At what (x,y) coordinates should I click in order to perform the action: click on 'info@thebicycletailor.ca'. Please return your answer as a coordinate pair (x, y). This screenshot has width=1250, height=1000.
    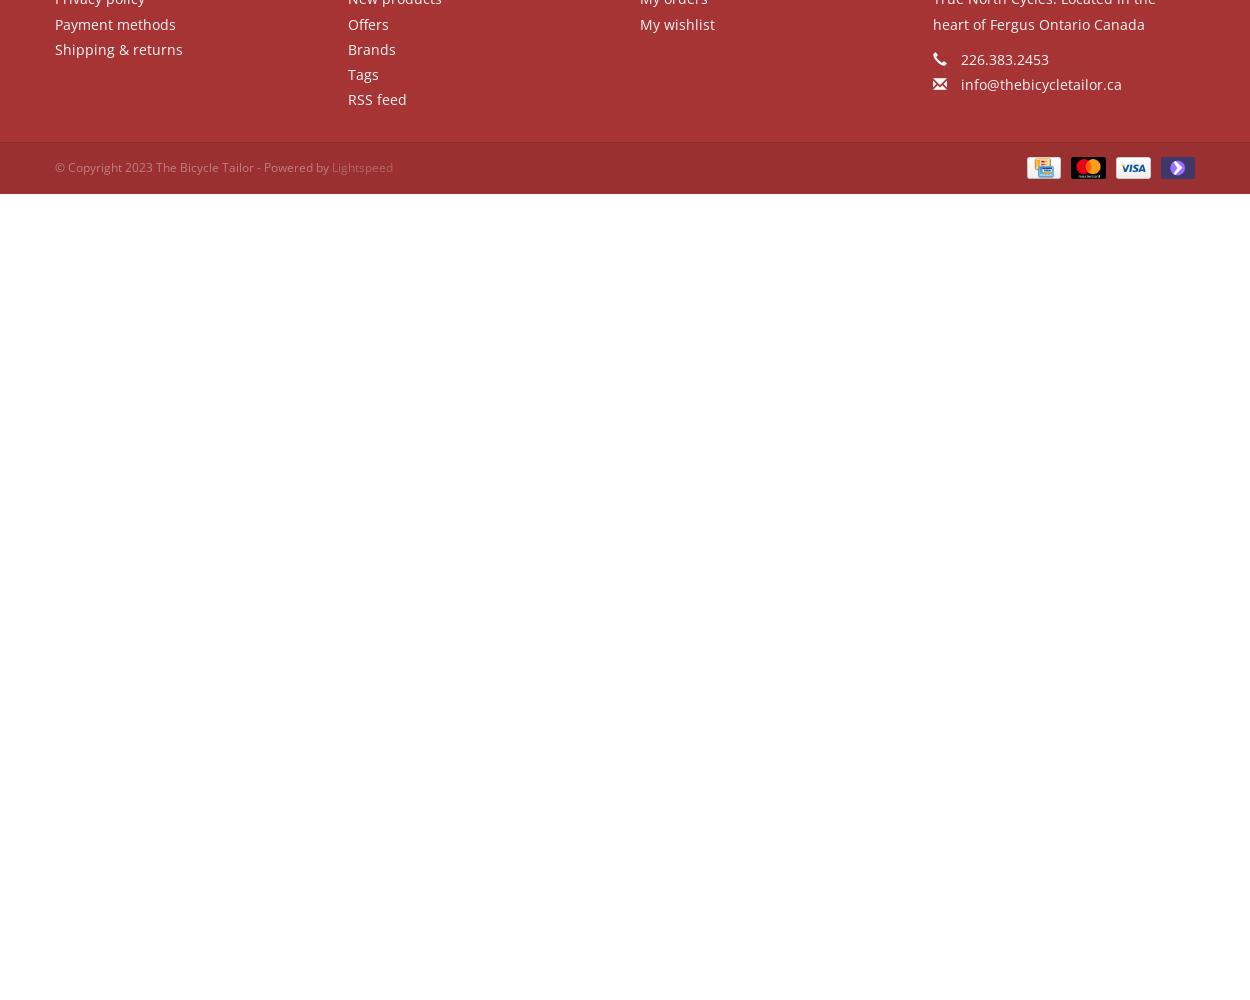
    Looking at the image, I should click on (1040, 83).